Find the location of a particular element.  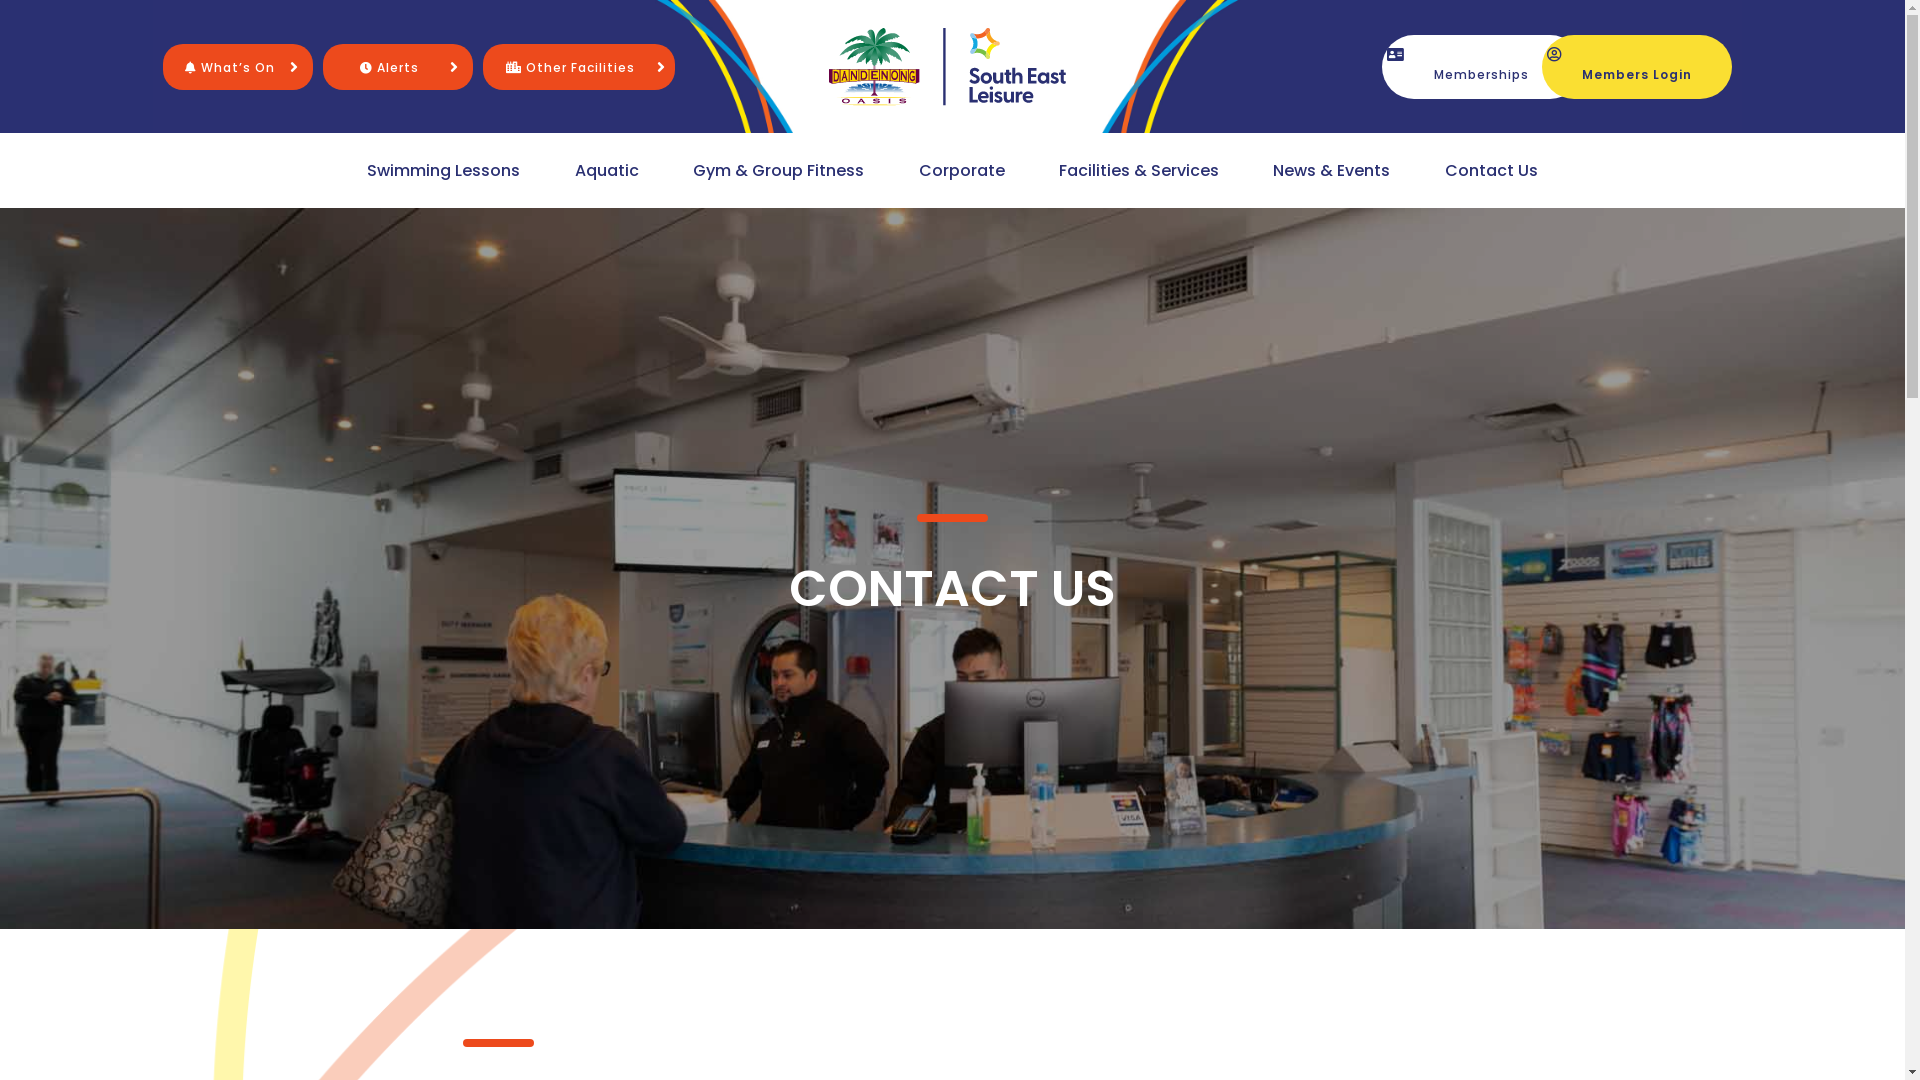

'Other Facilities' is located at coordinates (505, 65).